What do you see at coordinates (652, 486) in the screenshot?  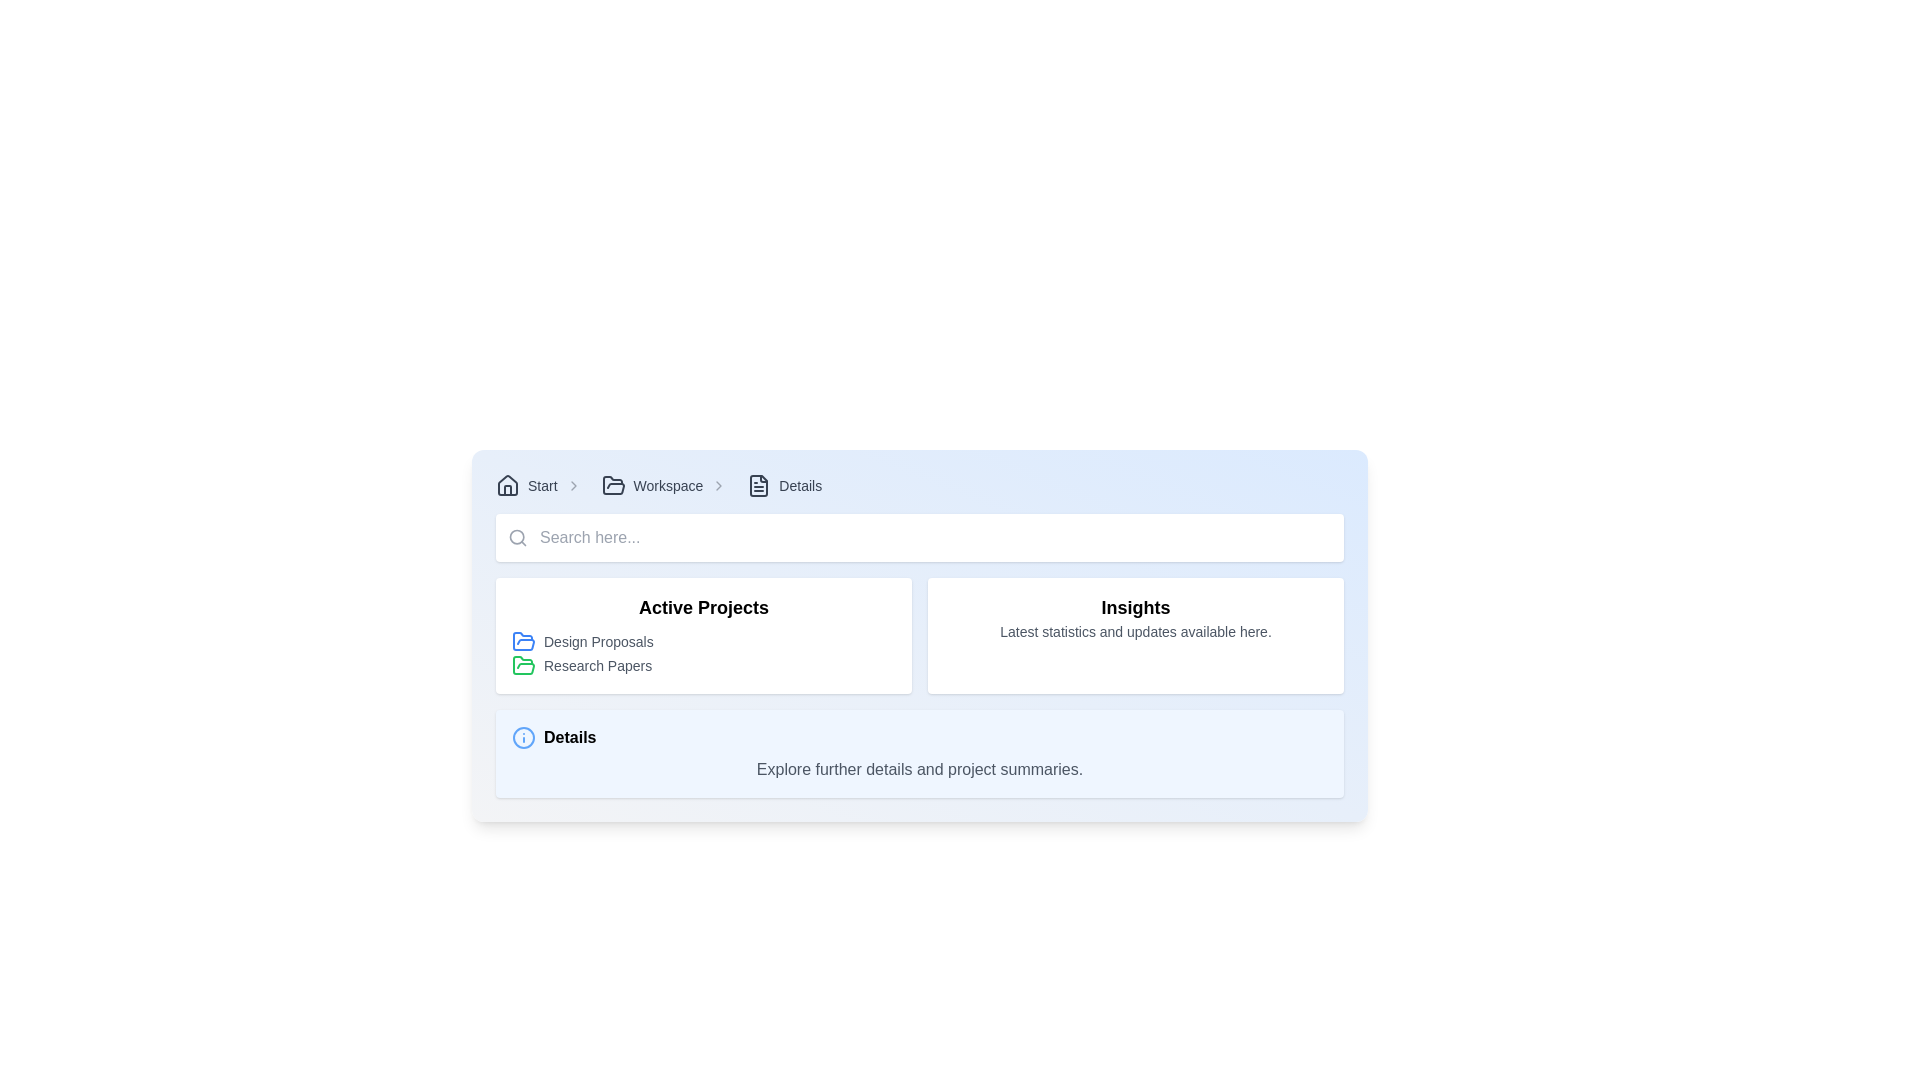 I see `the second breadcrumb navigation link located between 'Start' and 'Details'` at bounding box center [652, 486].